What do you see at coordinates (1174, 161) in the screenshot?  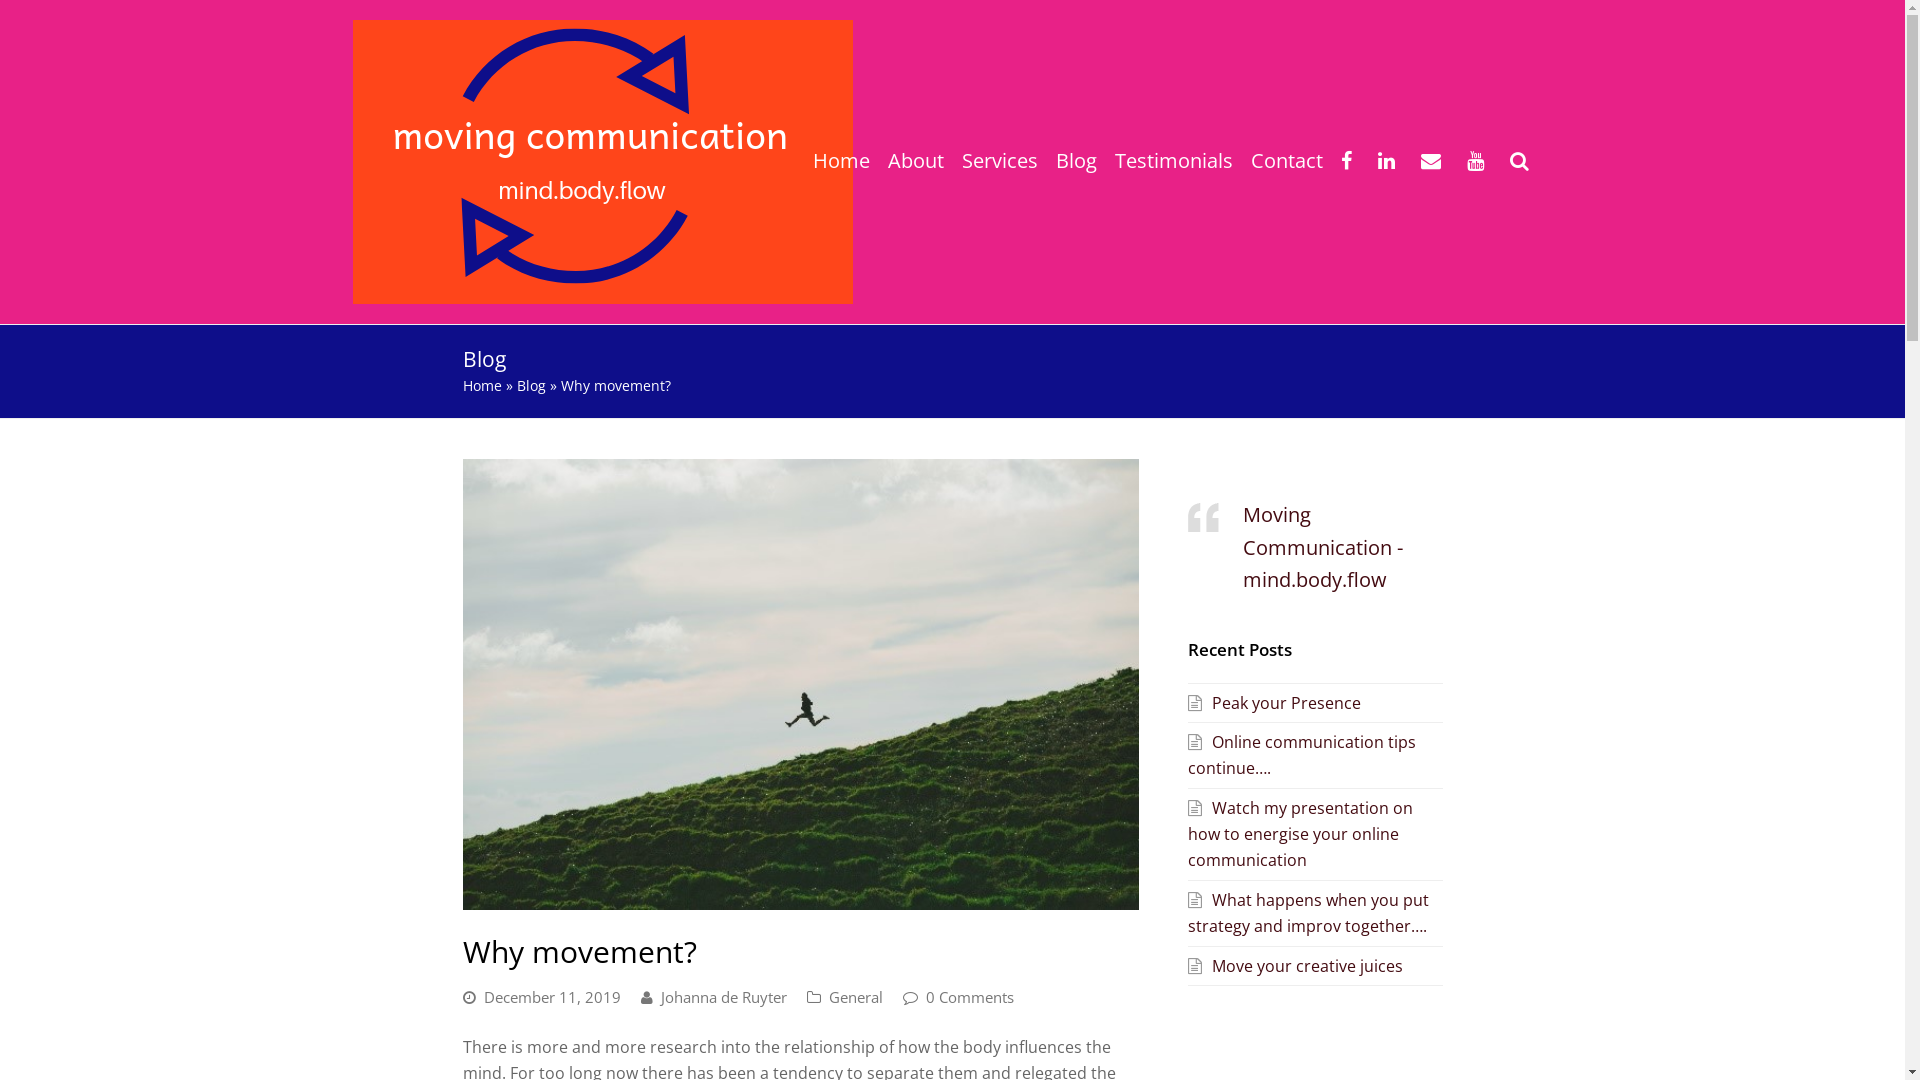 I see `'Testimonials'` at bounding box center [1174, 161].